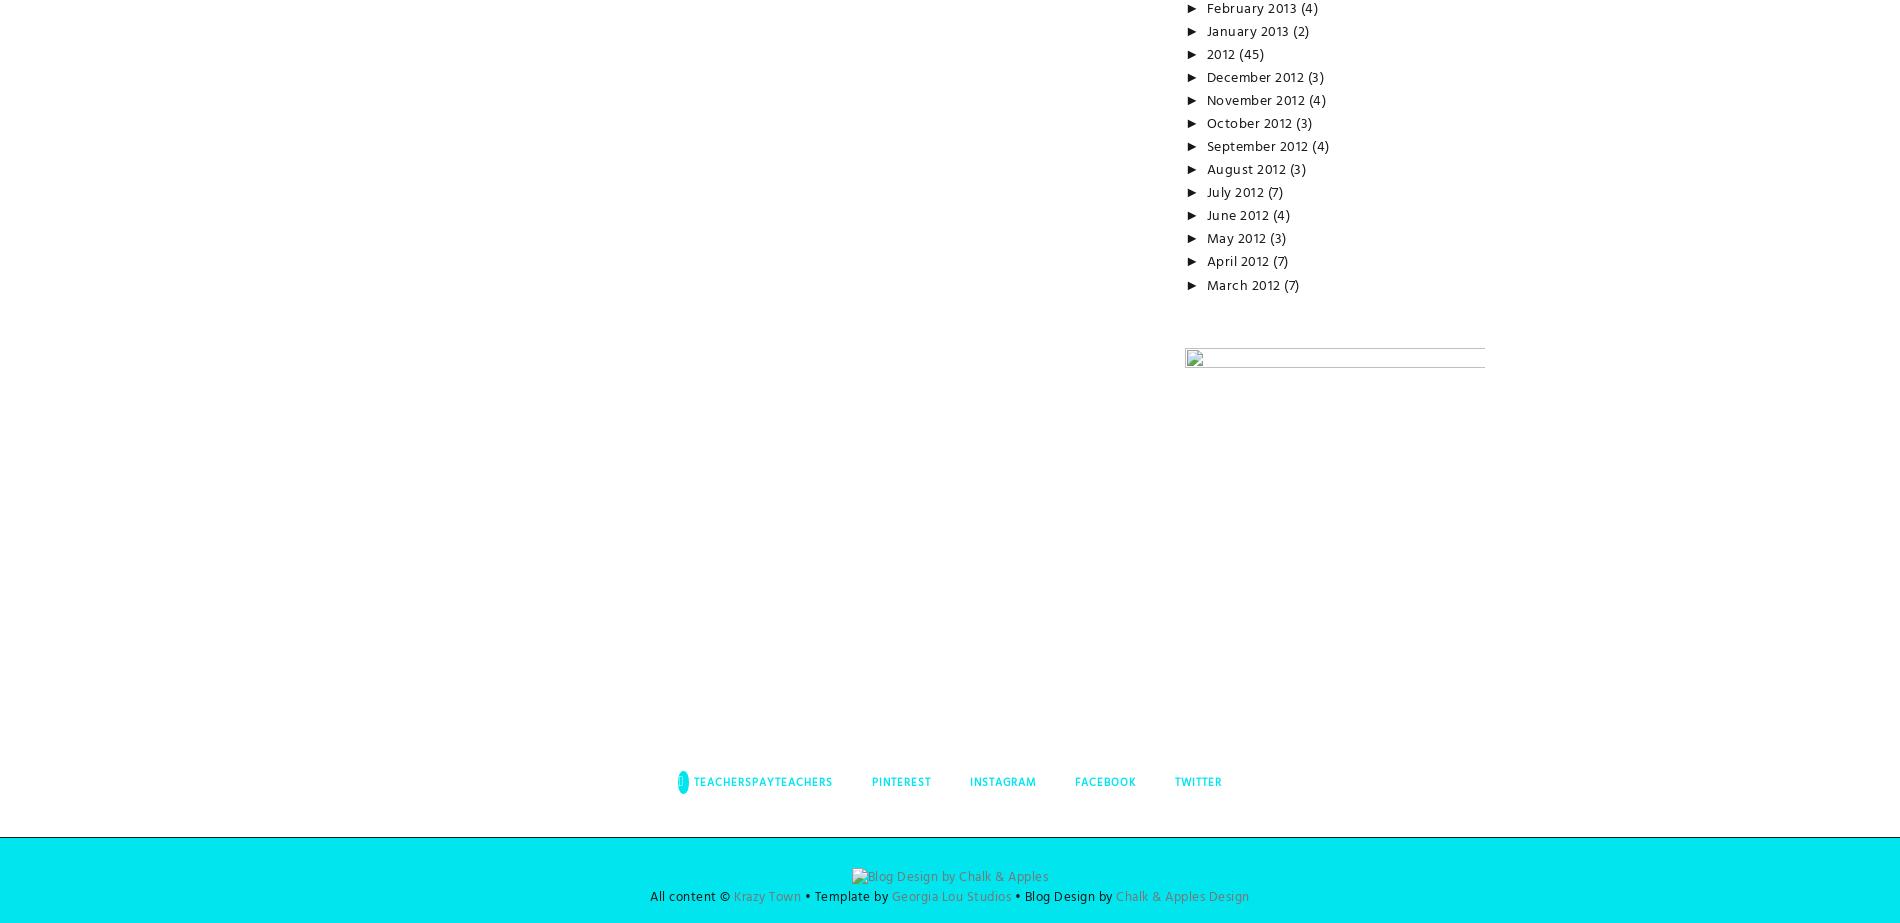 The image size is (1900, 923). Describe the element at coordinates (691, 896) in the screenshot. I see `'All content ©'` at that location.